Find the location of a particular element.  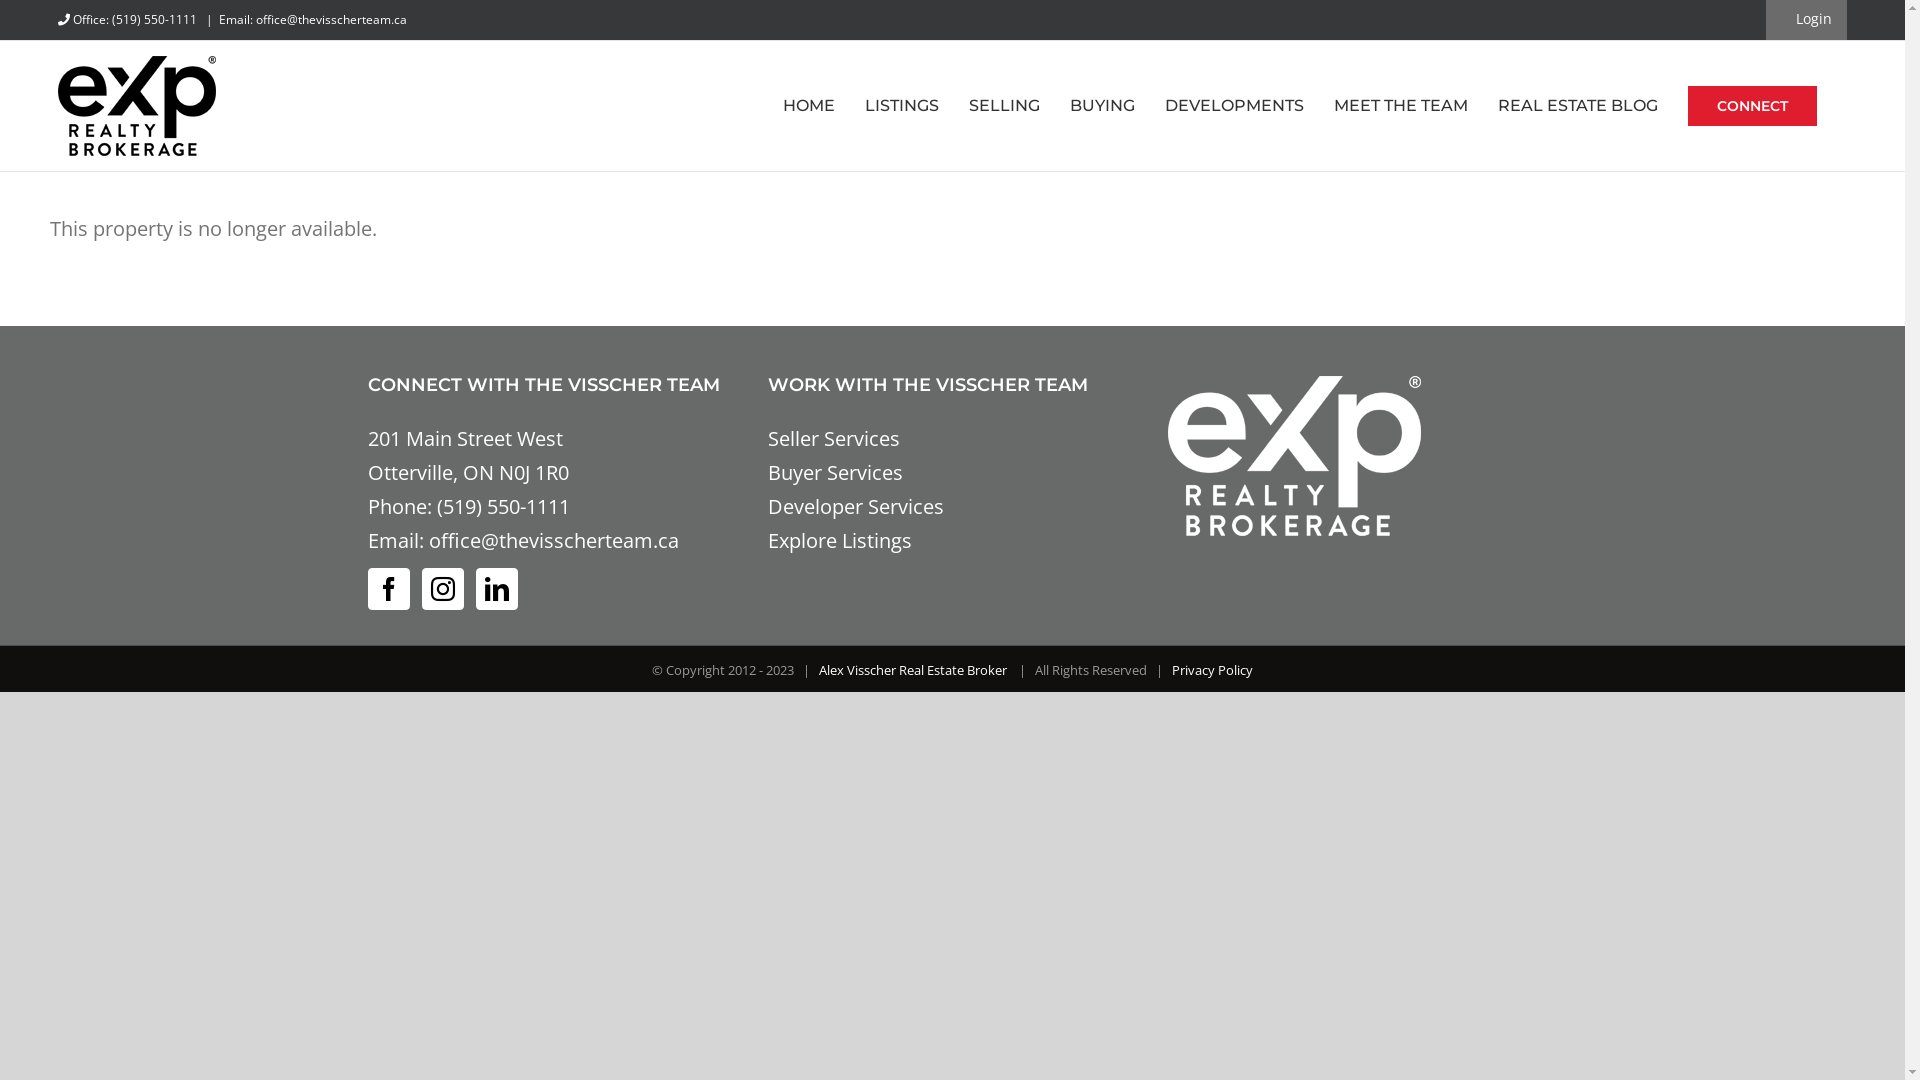

'Seller Services' is located at coordinates (834, 437).